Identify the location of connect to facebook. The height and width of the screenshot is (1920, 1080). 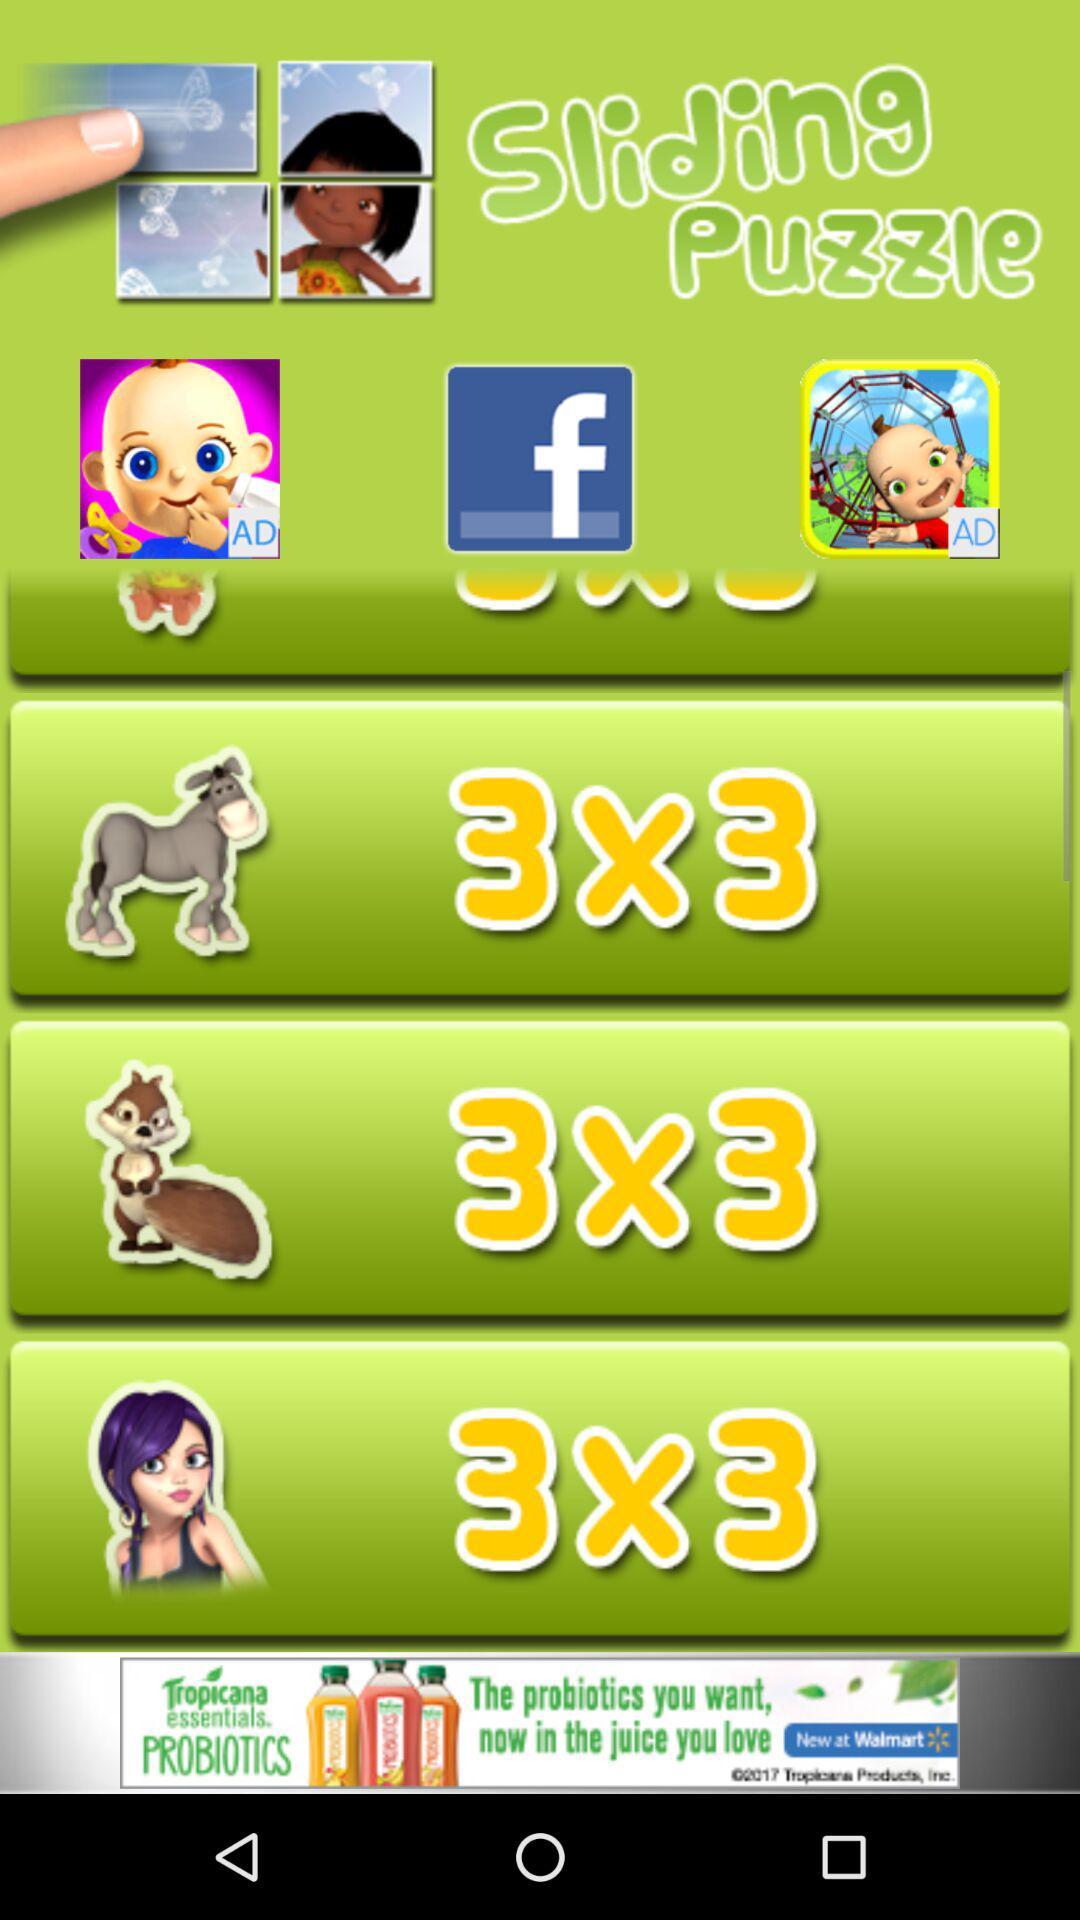
(540, 458).